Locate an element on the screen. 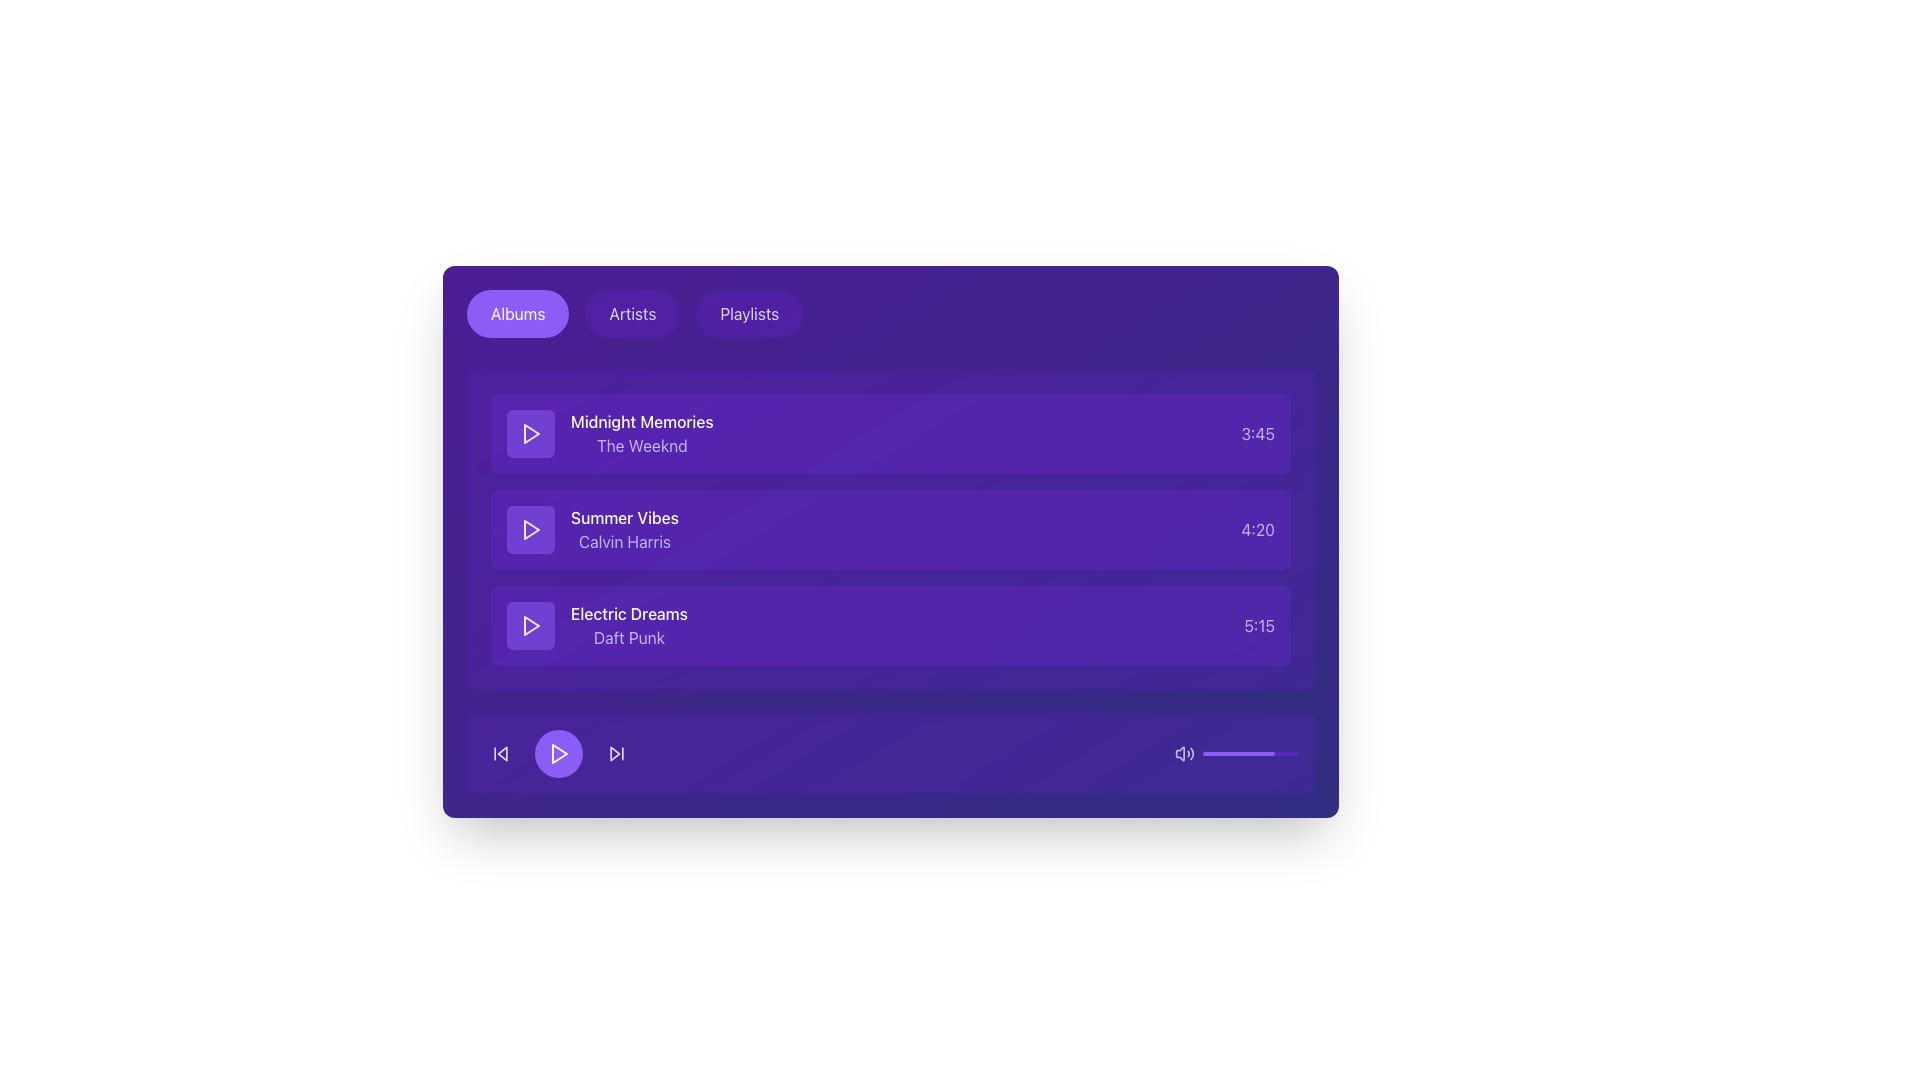 The width and height of the screenshot is (1920, 1080). the Text Label identifying the artist name associated with the track 'Midnight Memories', which is positioned underneath the song label in the first song block of the vertically arranged list is located at coordinates (642, 445).